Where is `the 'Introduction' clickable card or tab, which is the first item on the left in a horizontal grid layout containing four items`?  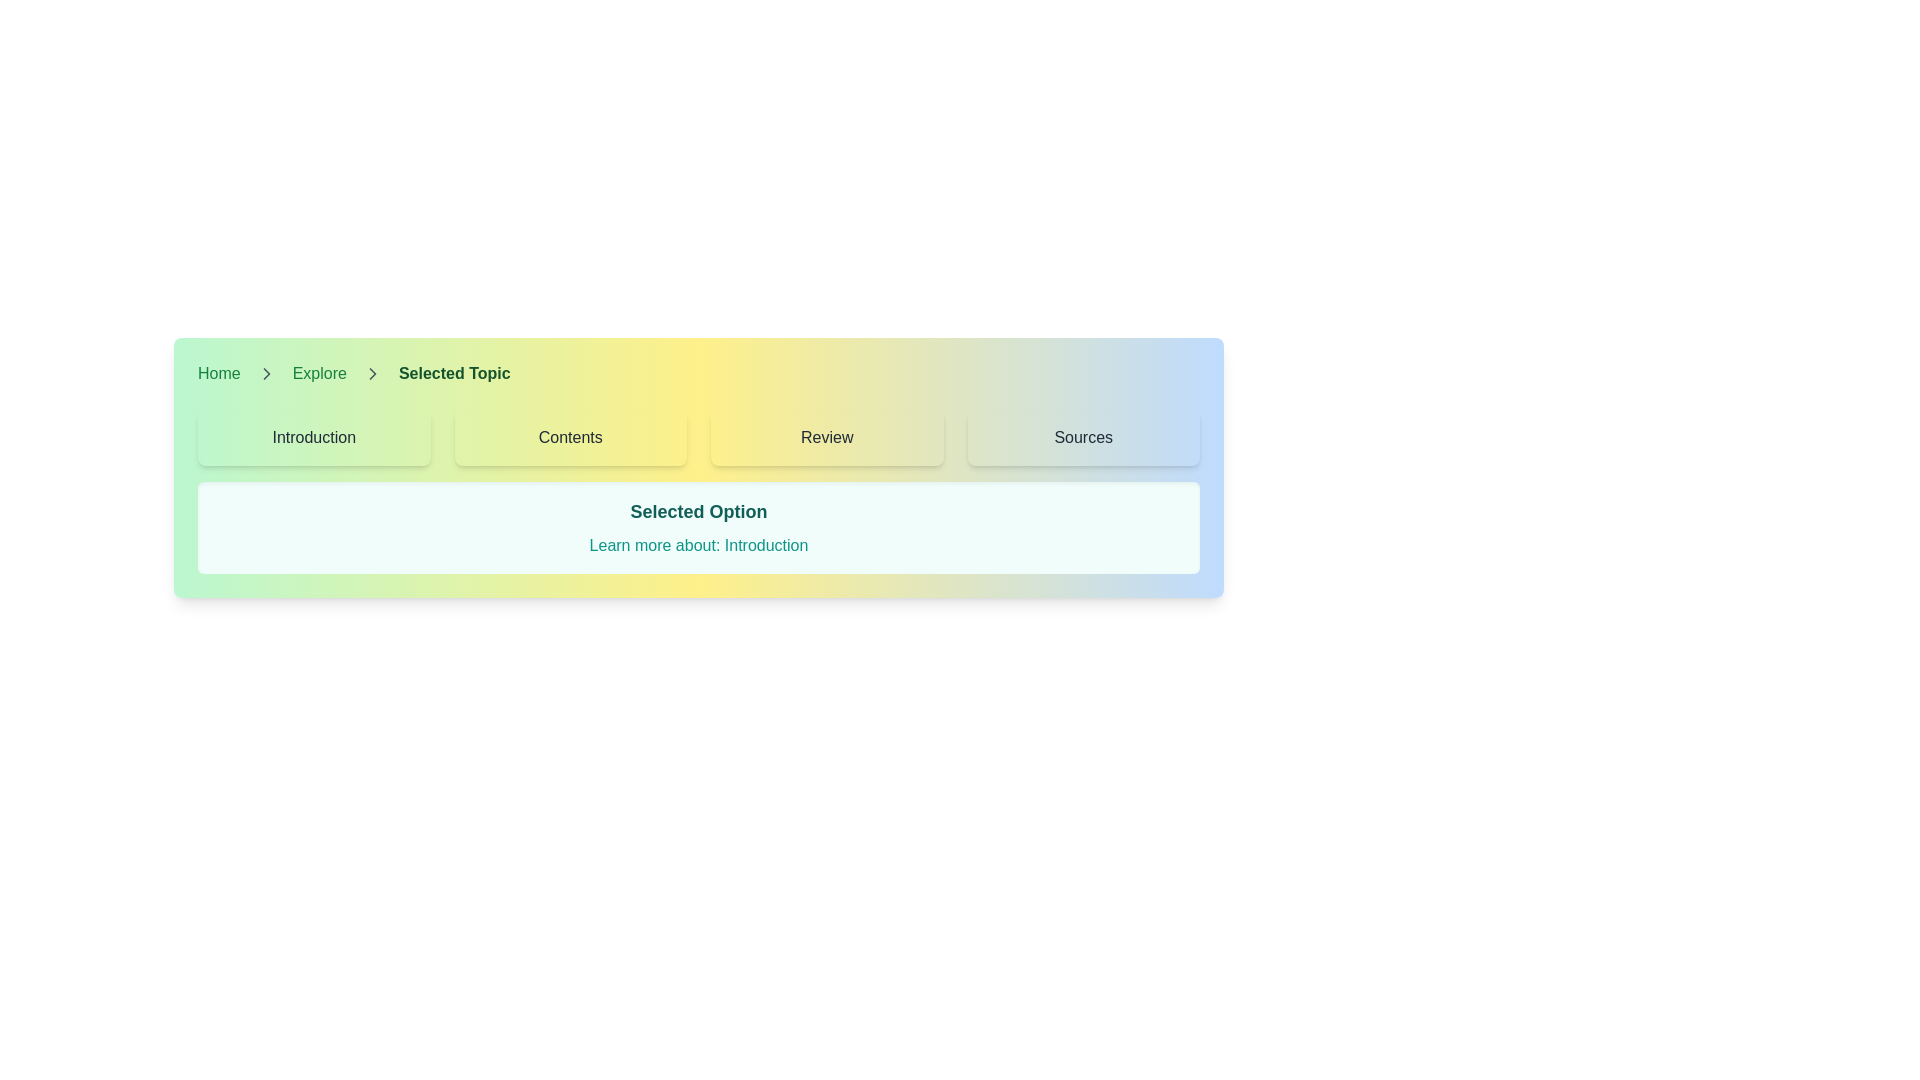 the 'Introduction' clickable card or tab, which is the first item on the left in a horizontal grid layout containing four items is located at coordinates (313, 437).